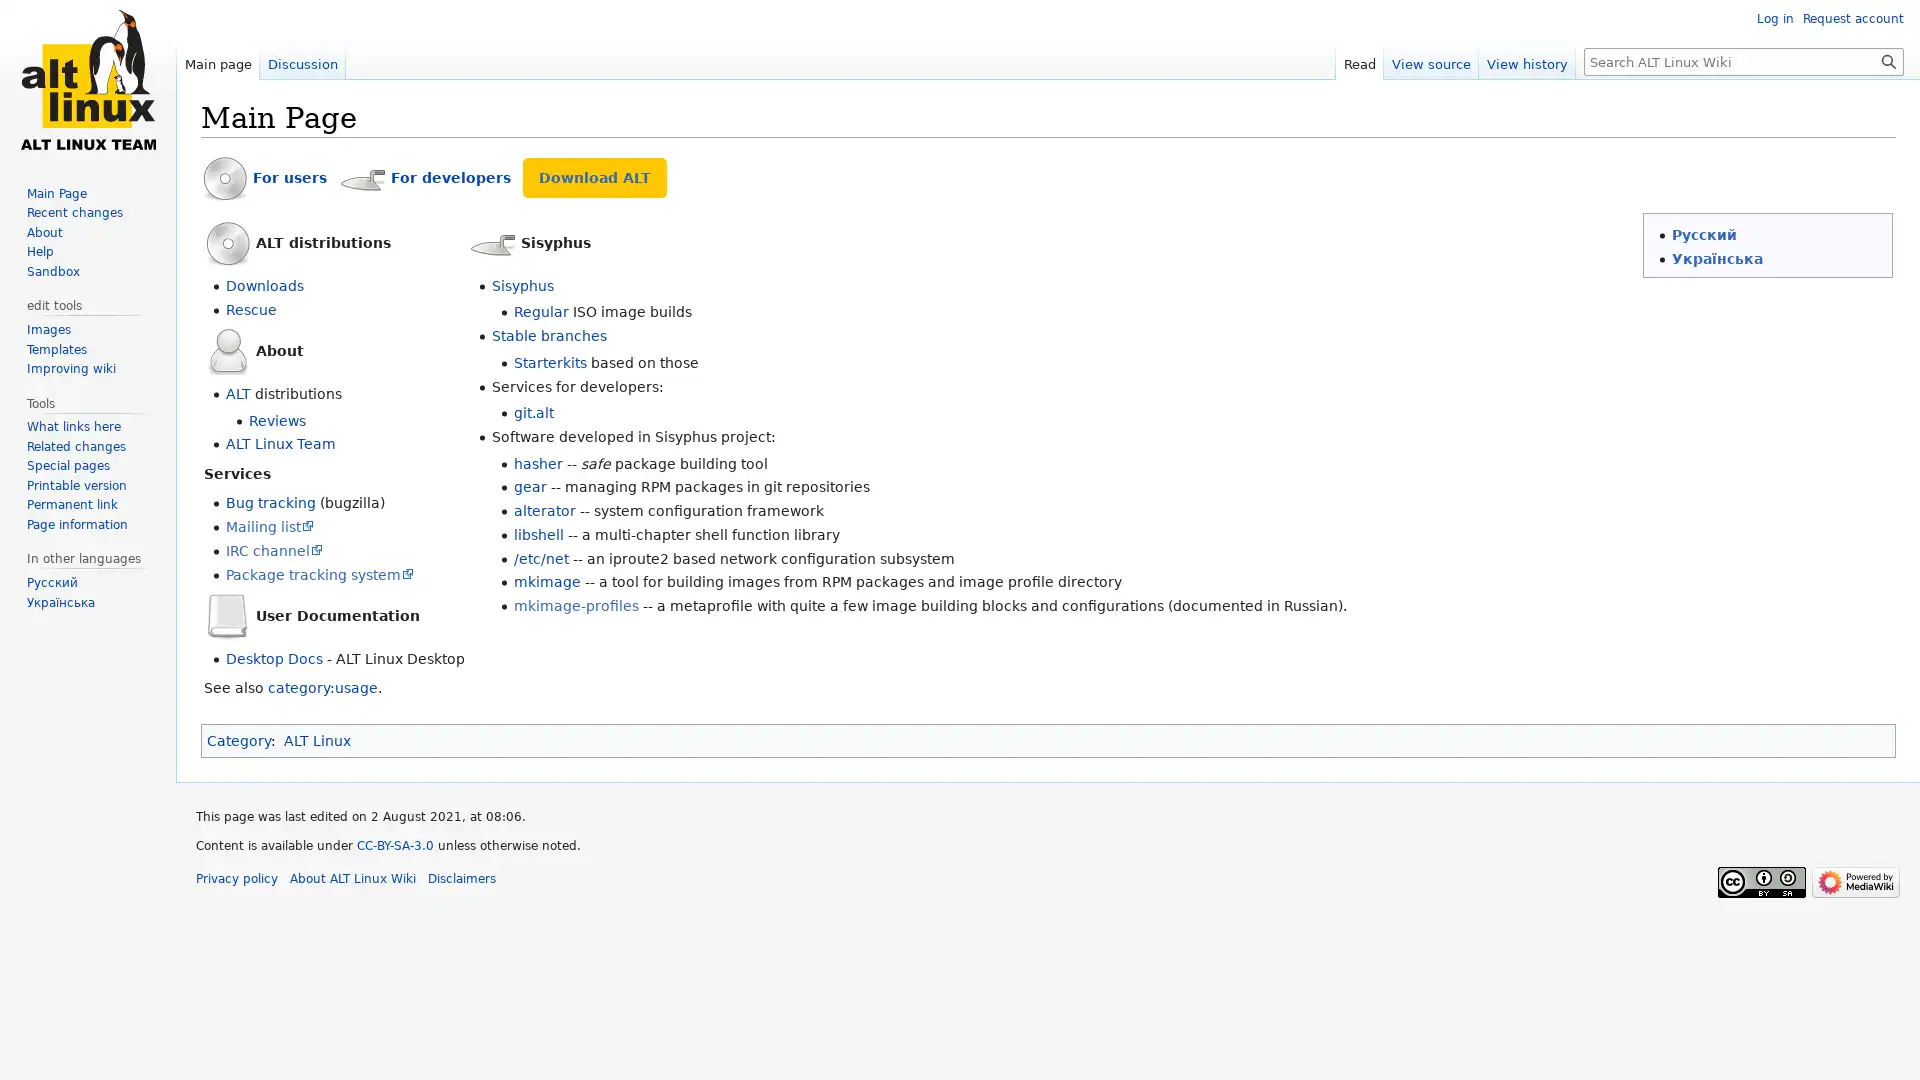 The width and height of the screenshot is (1920, 1080). I want to click on Search, so click(1888, 60).